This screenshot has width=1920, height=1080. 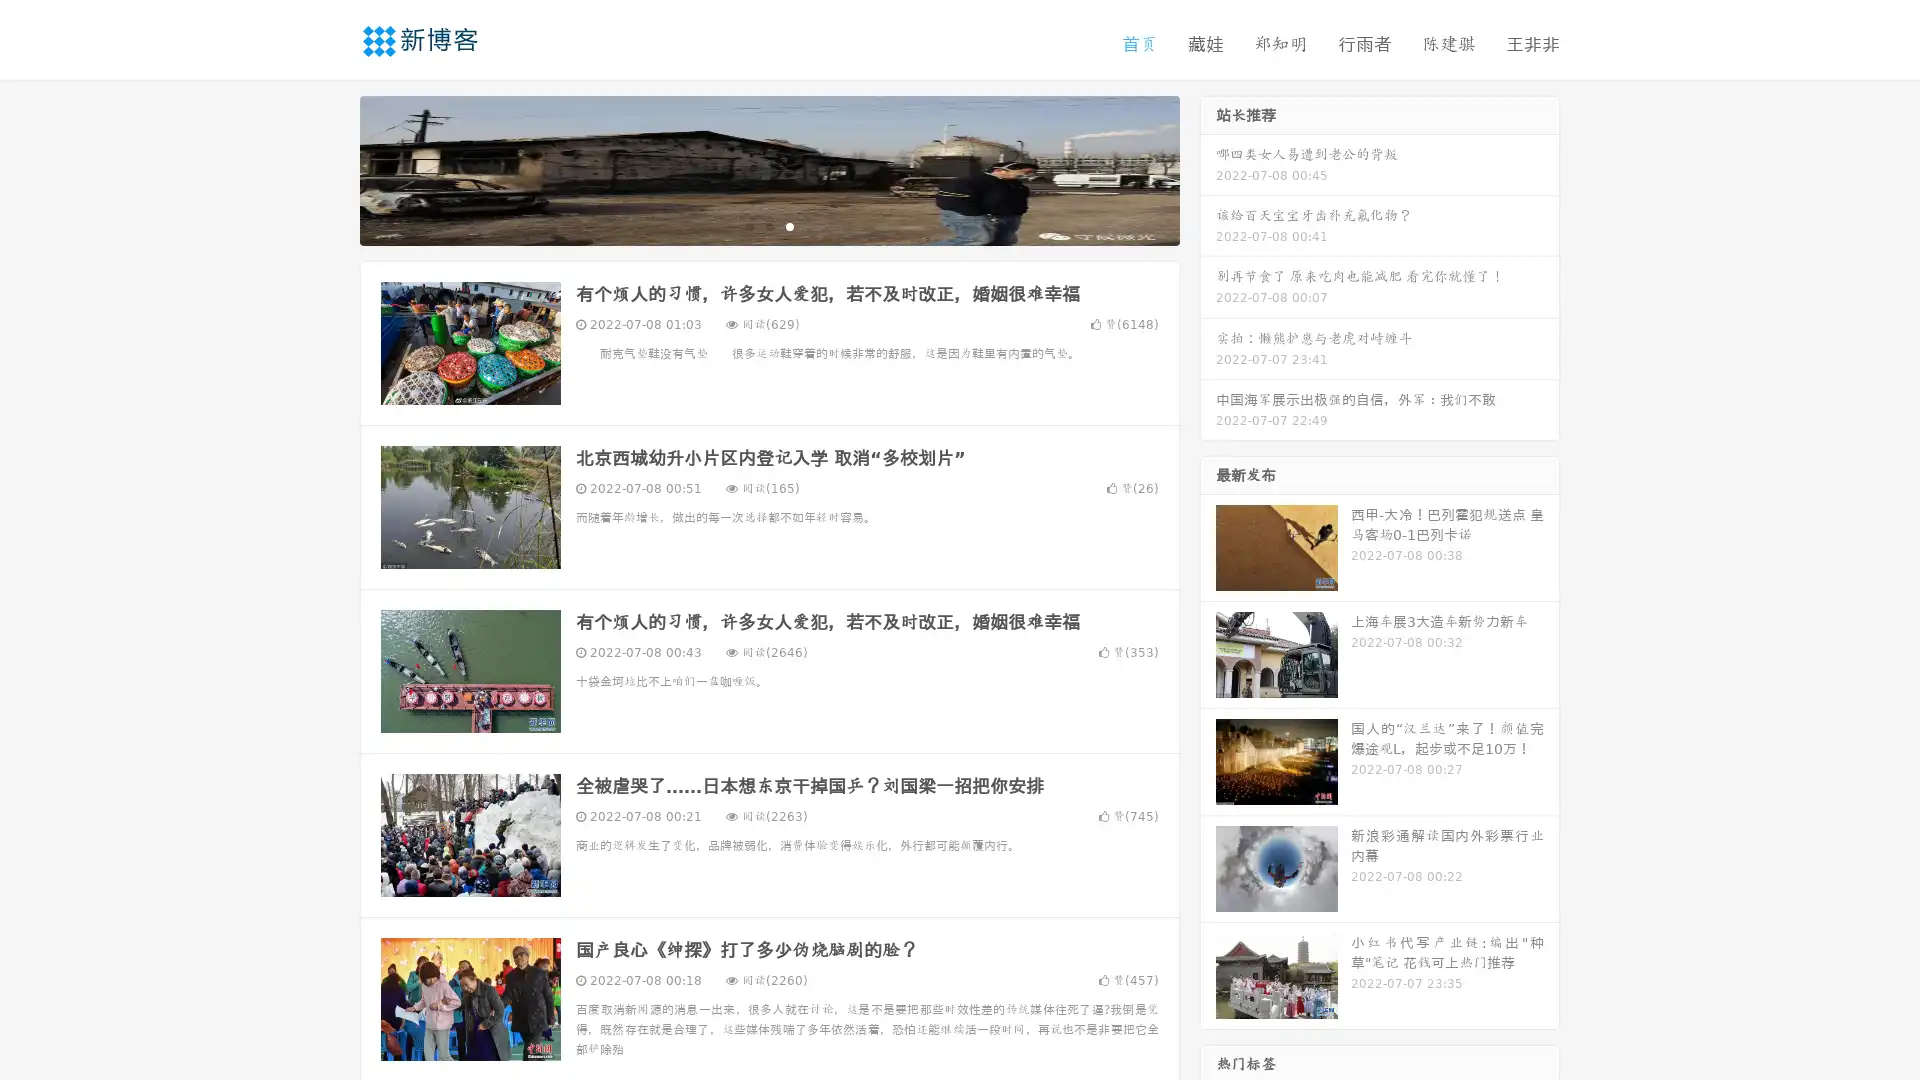 I want to click on Go to slide 2, so click(x=768, y=225).